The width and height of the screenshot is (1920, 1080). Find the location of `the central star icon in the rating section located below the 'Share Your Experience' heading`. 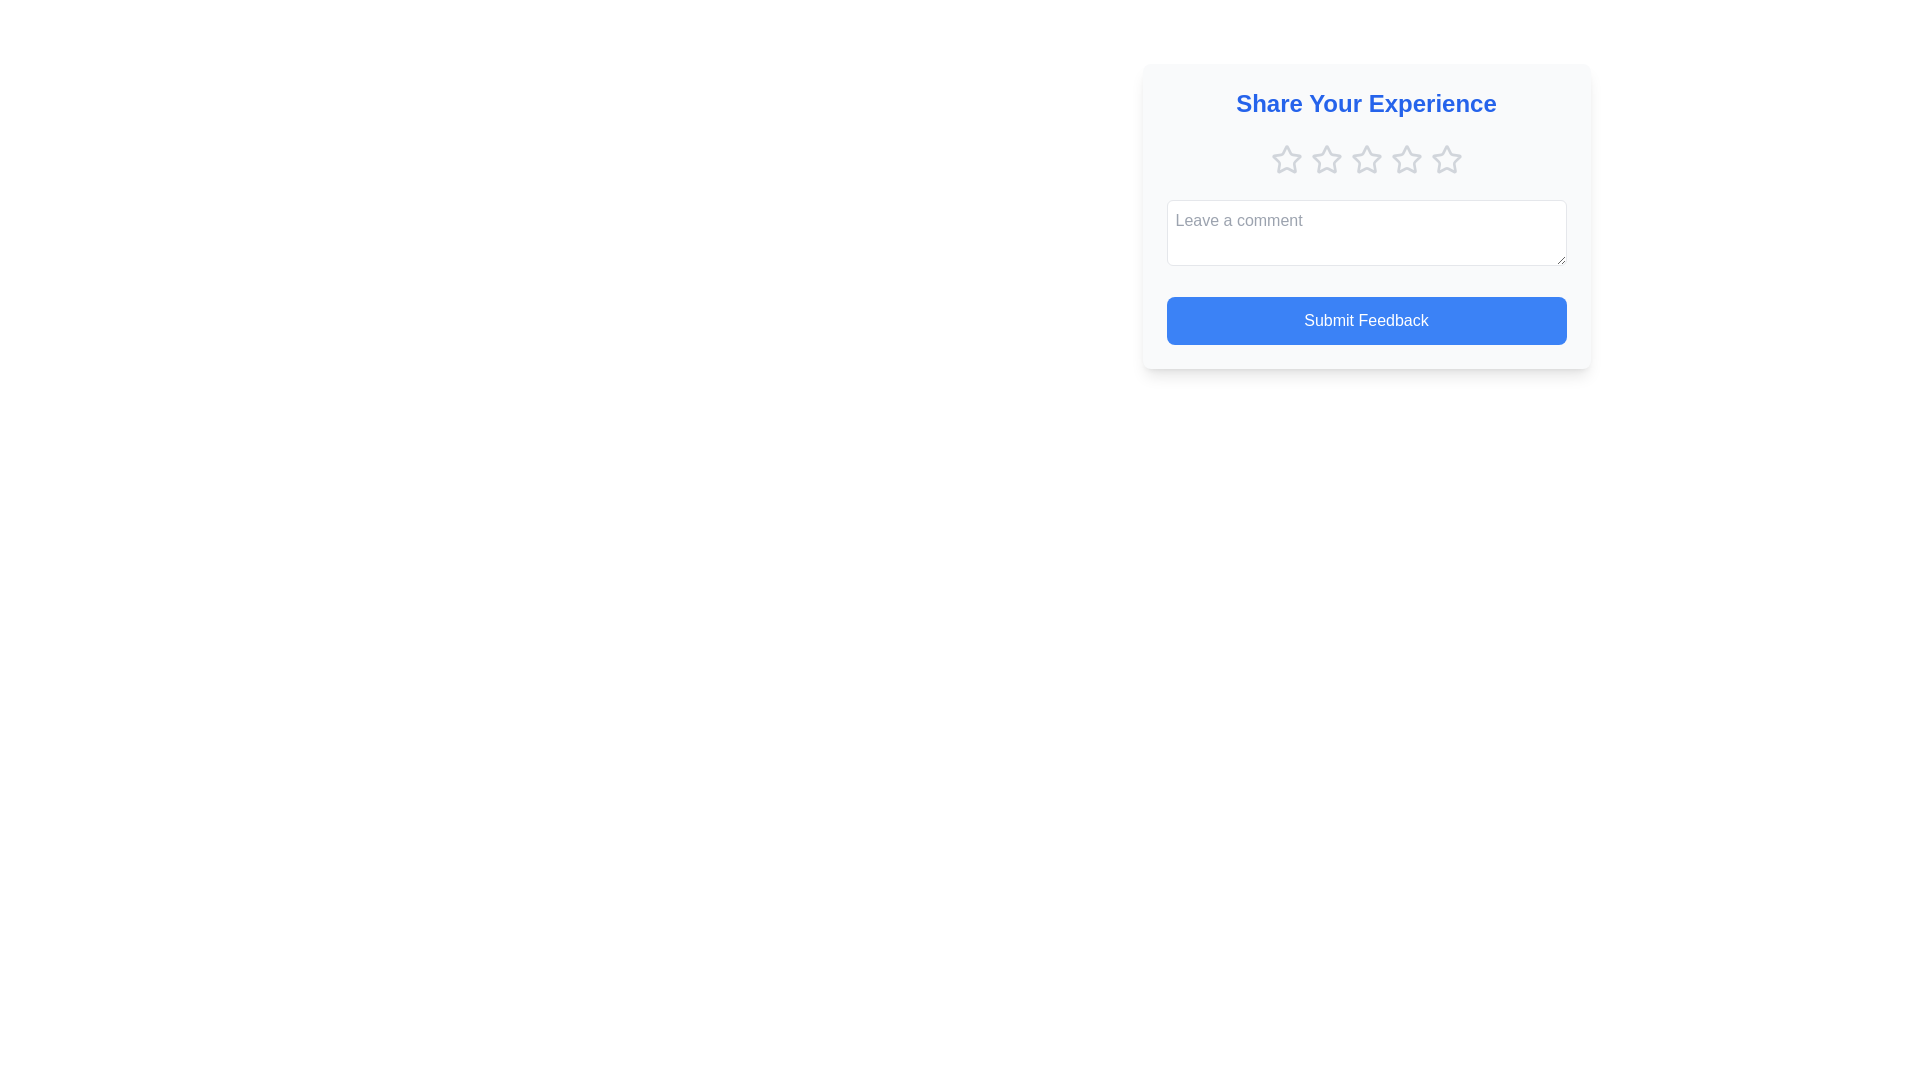

the central star icon in the rating section located below the 'Share Your Experience' heading is located at coordinates (1365, 158).